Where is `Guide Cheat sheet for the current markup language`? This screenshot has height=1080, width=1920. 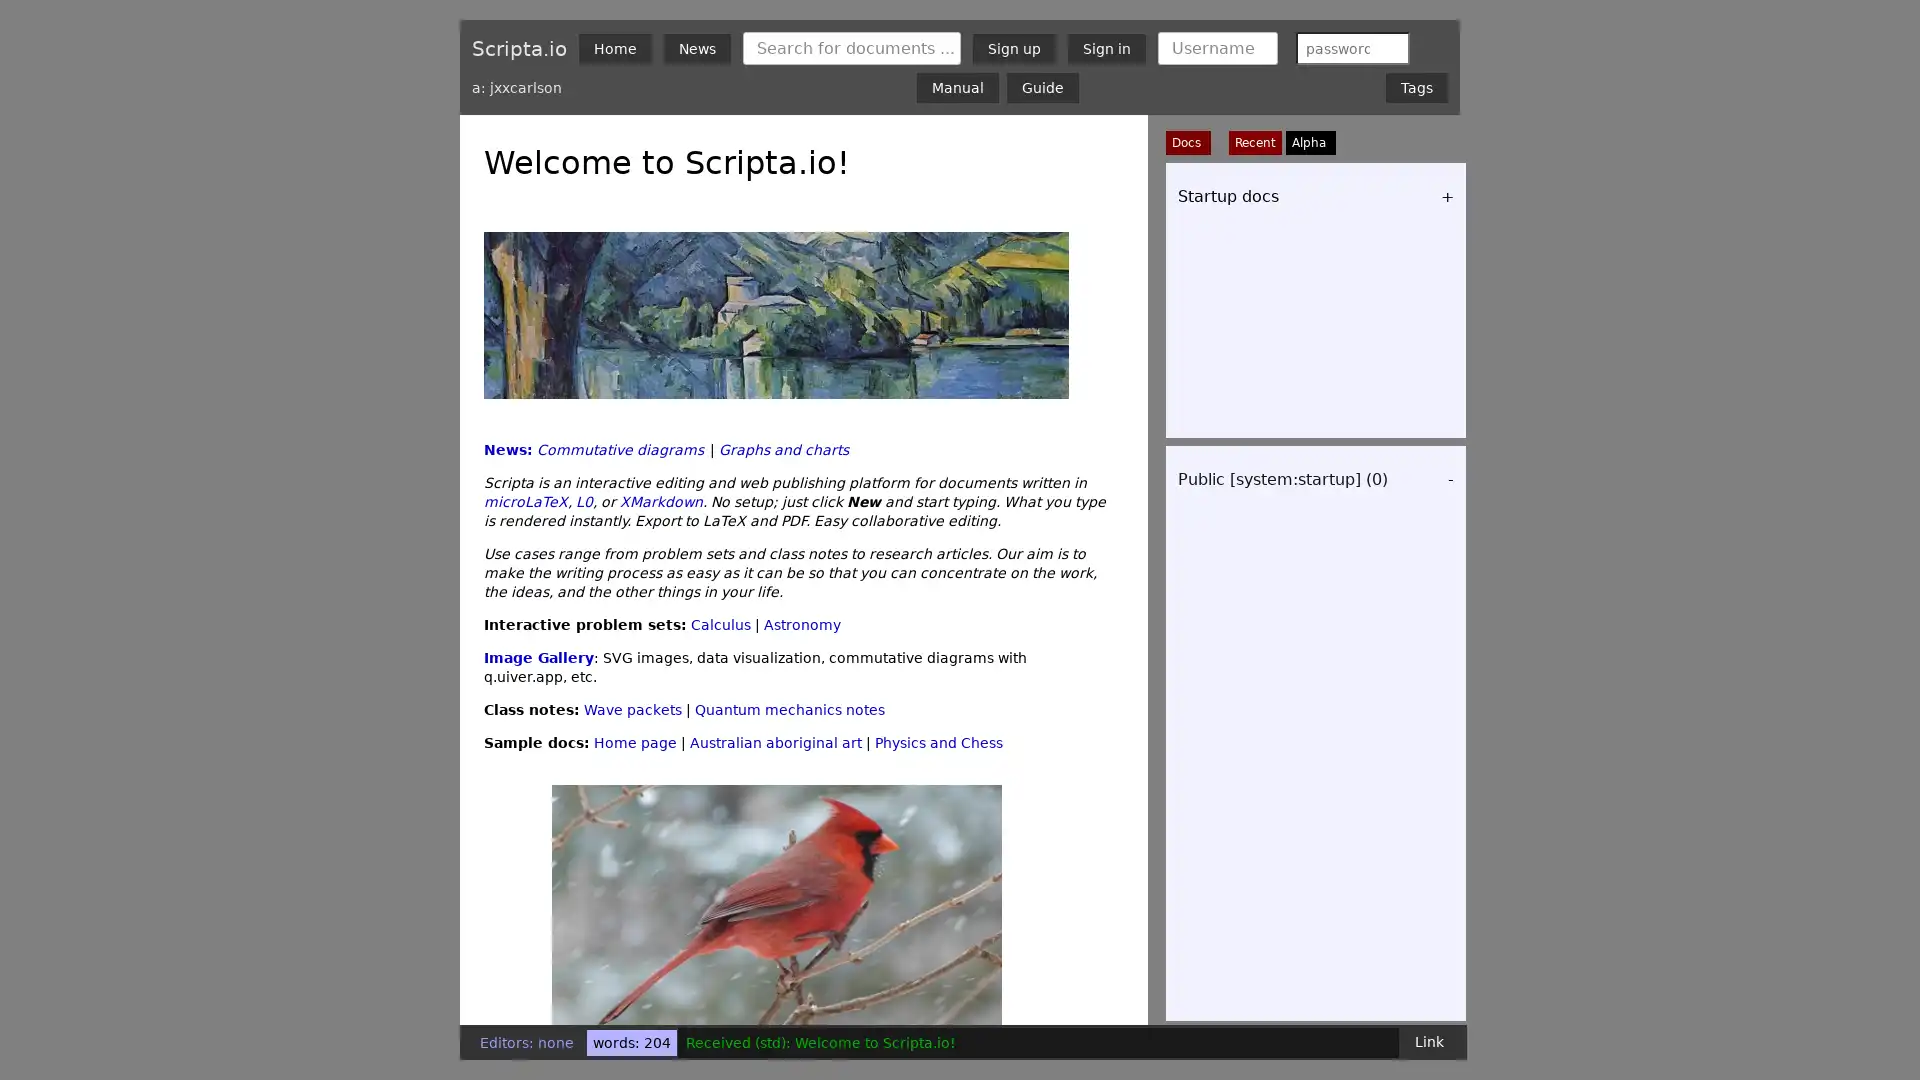
Guide Cheat sheet for the current markup language is located at coordinates (1041, 87).